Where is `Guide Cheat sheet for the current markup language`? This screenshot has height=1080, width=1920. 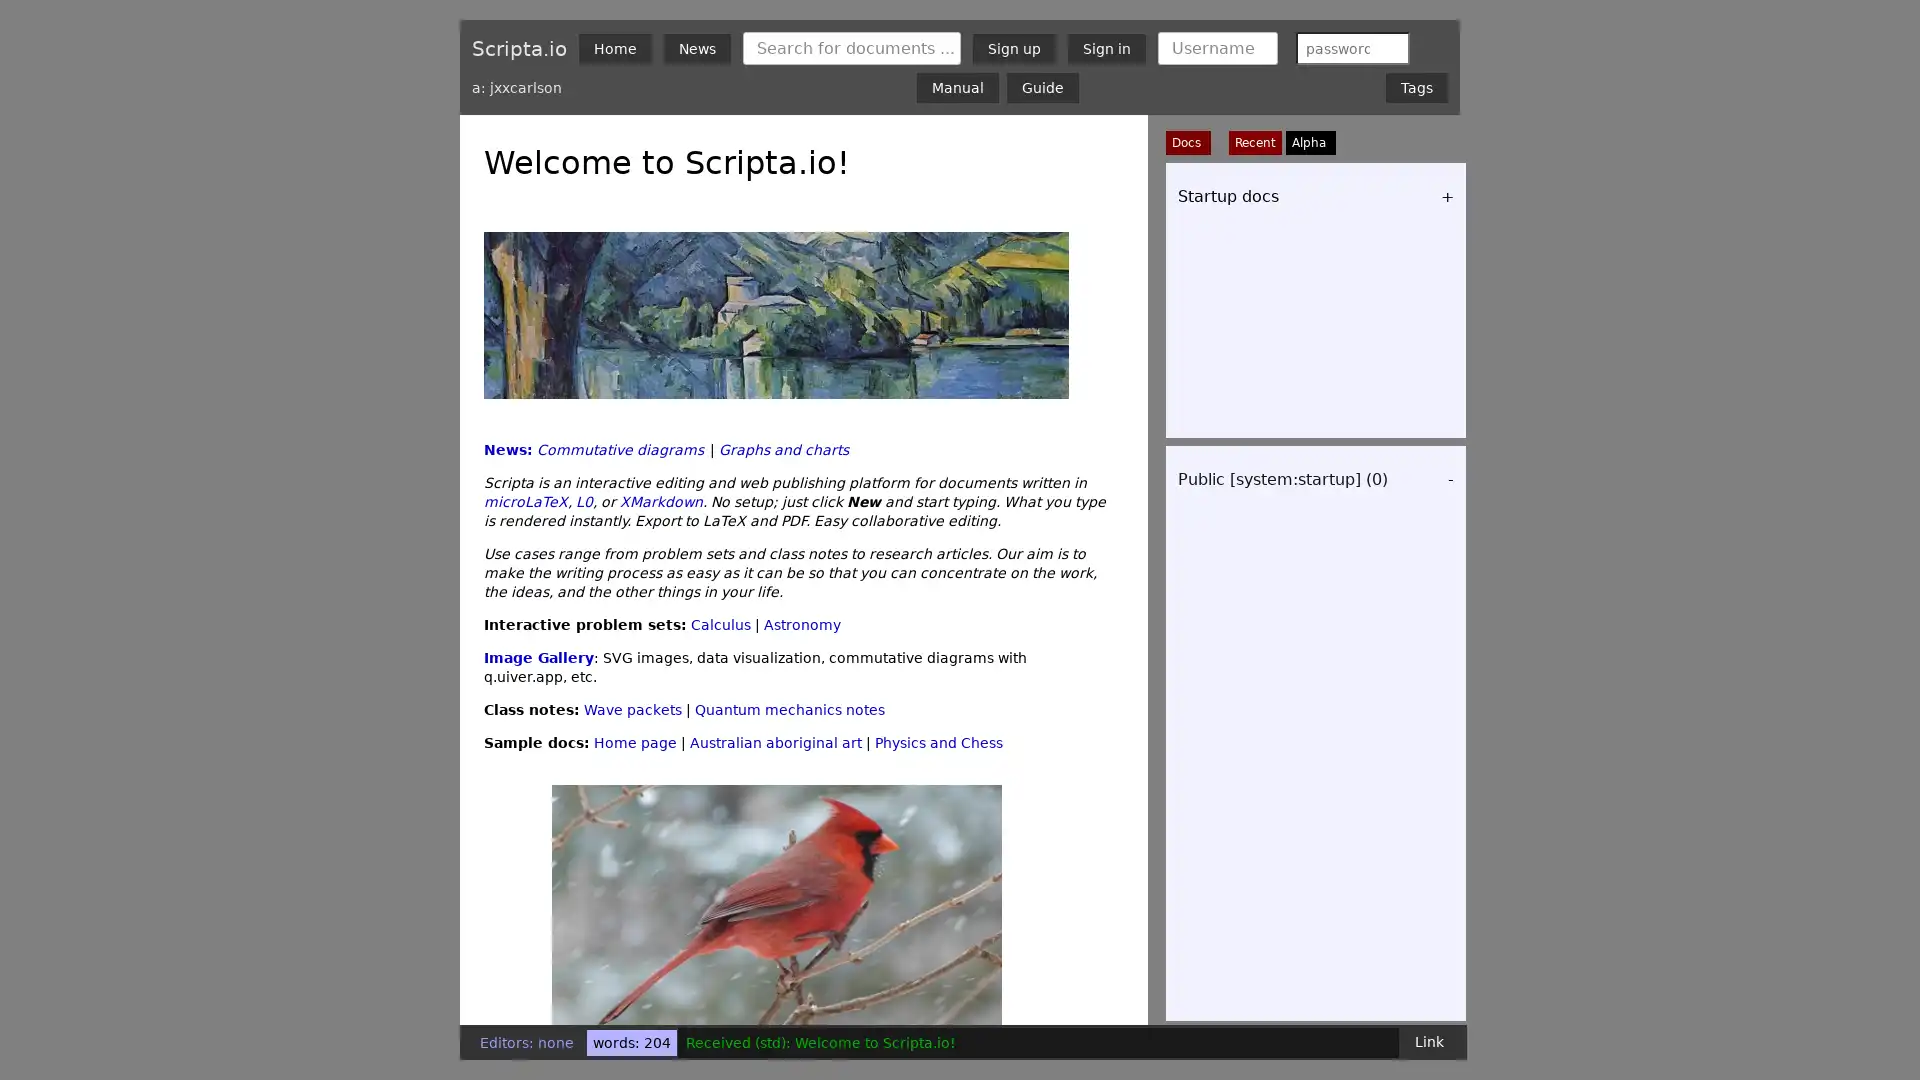
Guide Cheat sheet for the current markup language is located at coordinates (1041, 87).